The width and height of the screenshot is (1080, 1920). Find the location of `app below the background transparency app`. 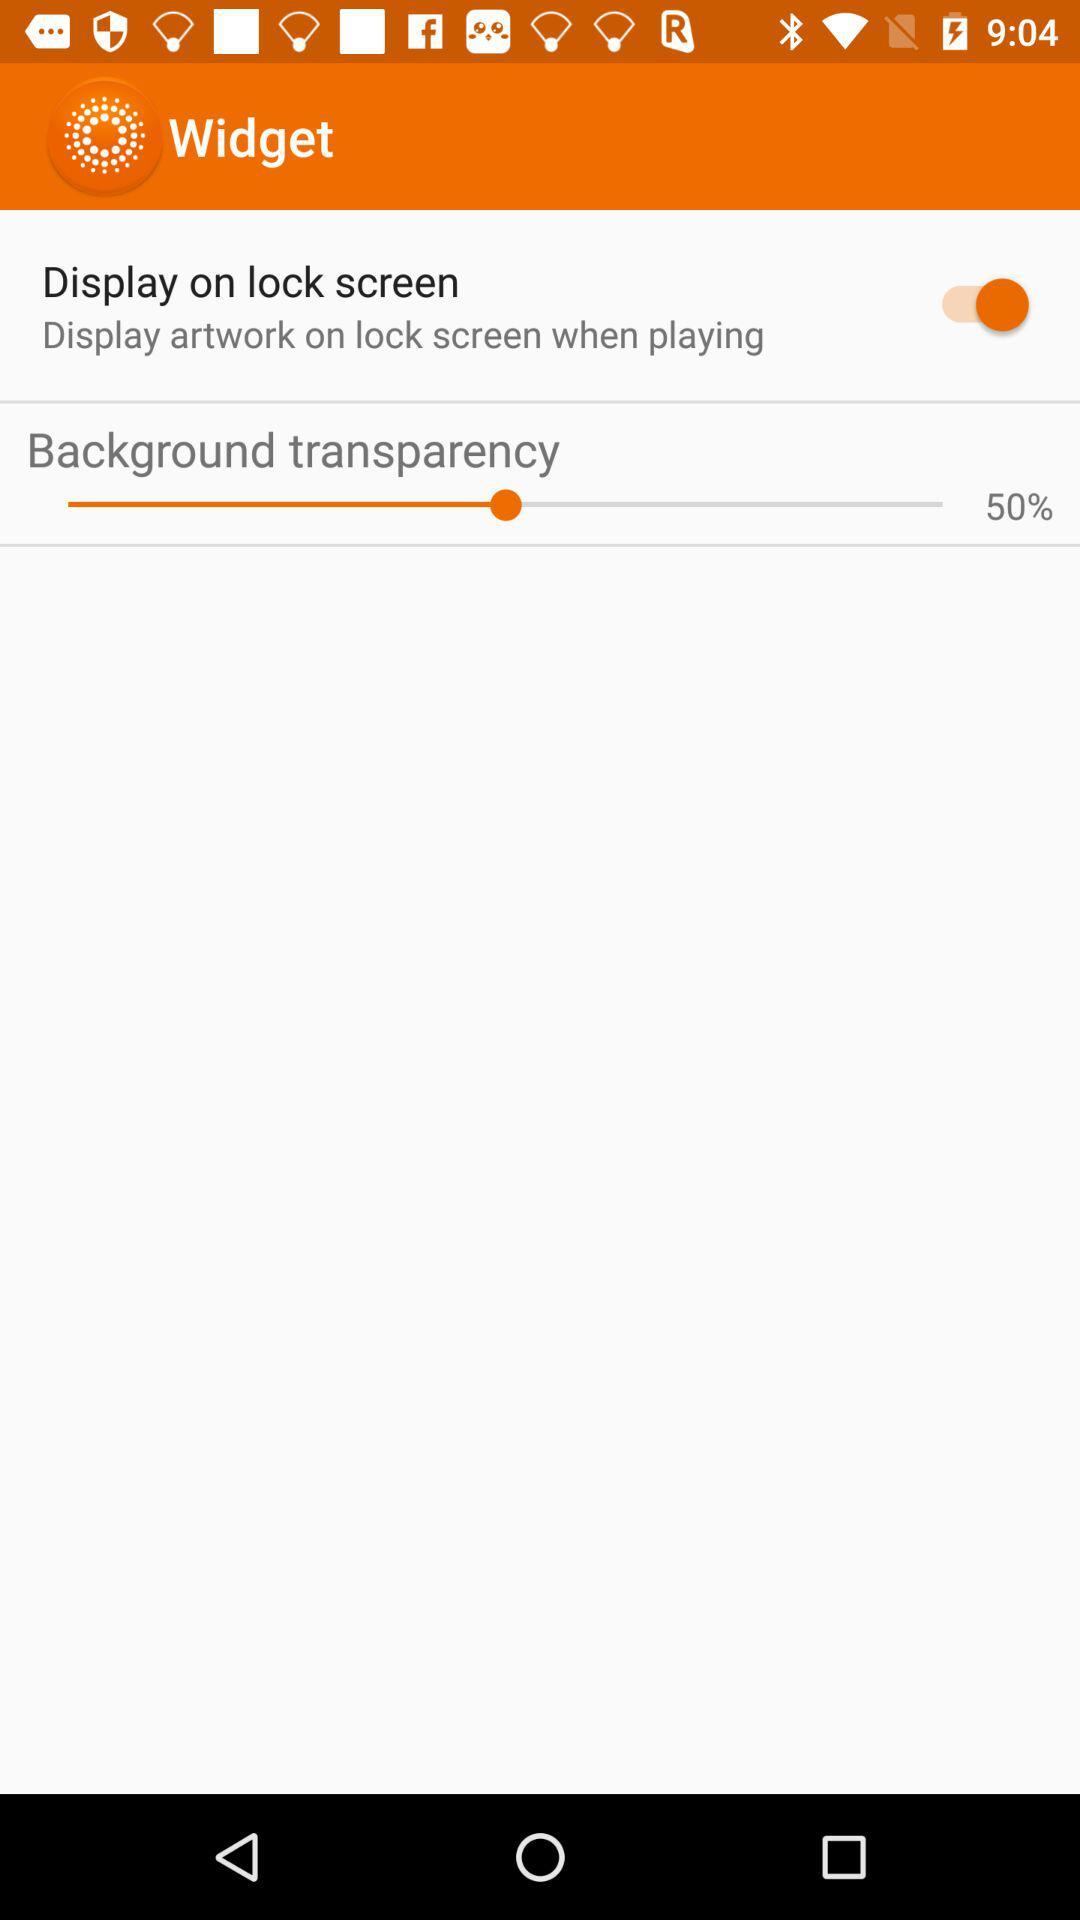

app below the background transparency app is located at coordinates (1005, 505).